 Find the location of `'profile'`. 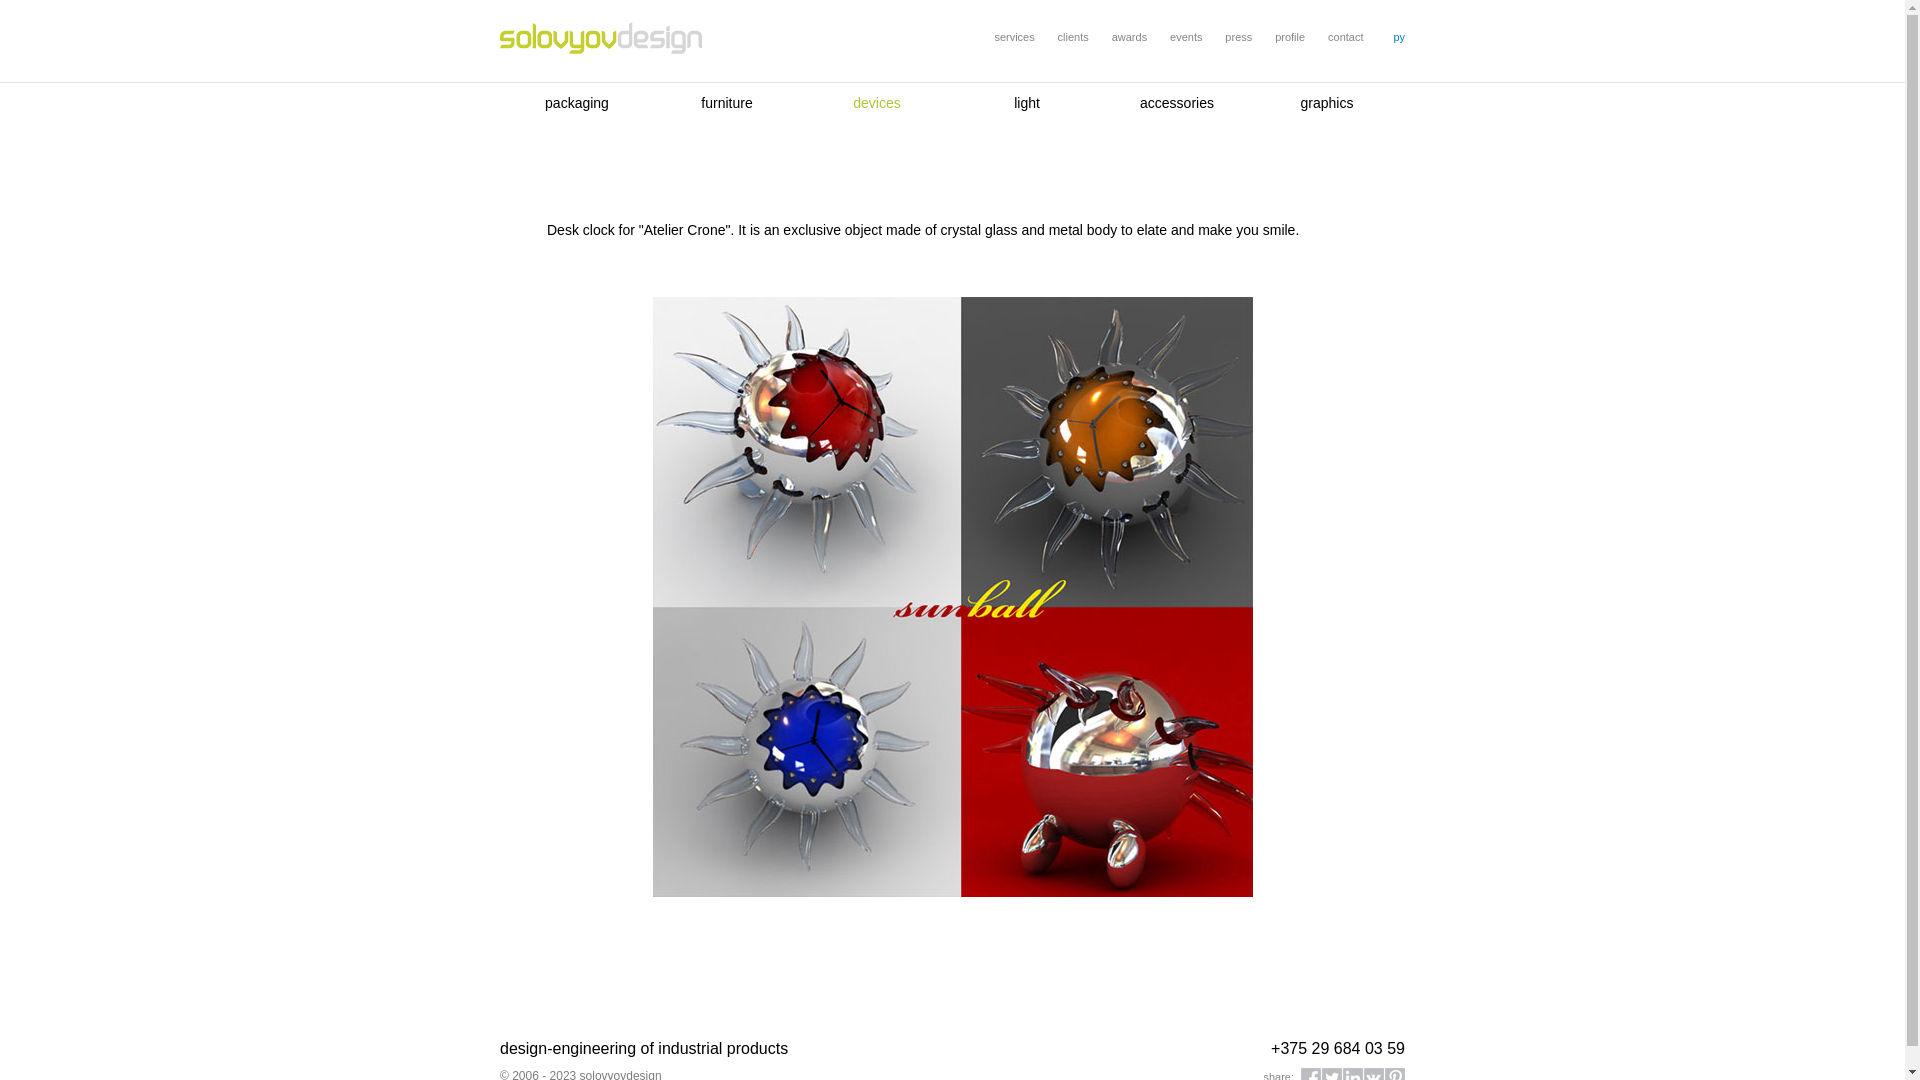

'profile' is located at coordinates (1290, 37).